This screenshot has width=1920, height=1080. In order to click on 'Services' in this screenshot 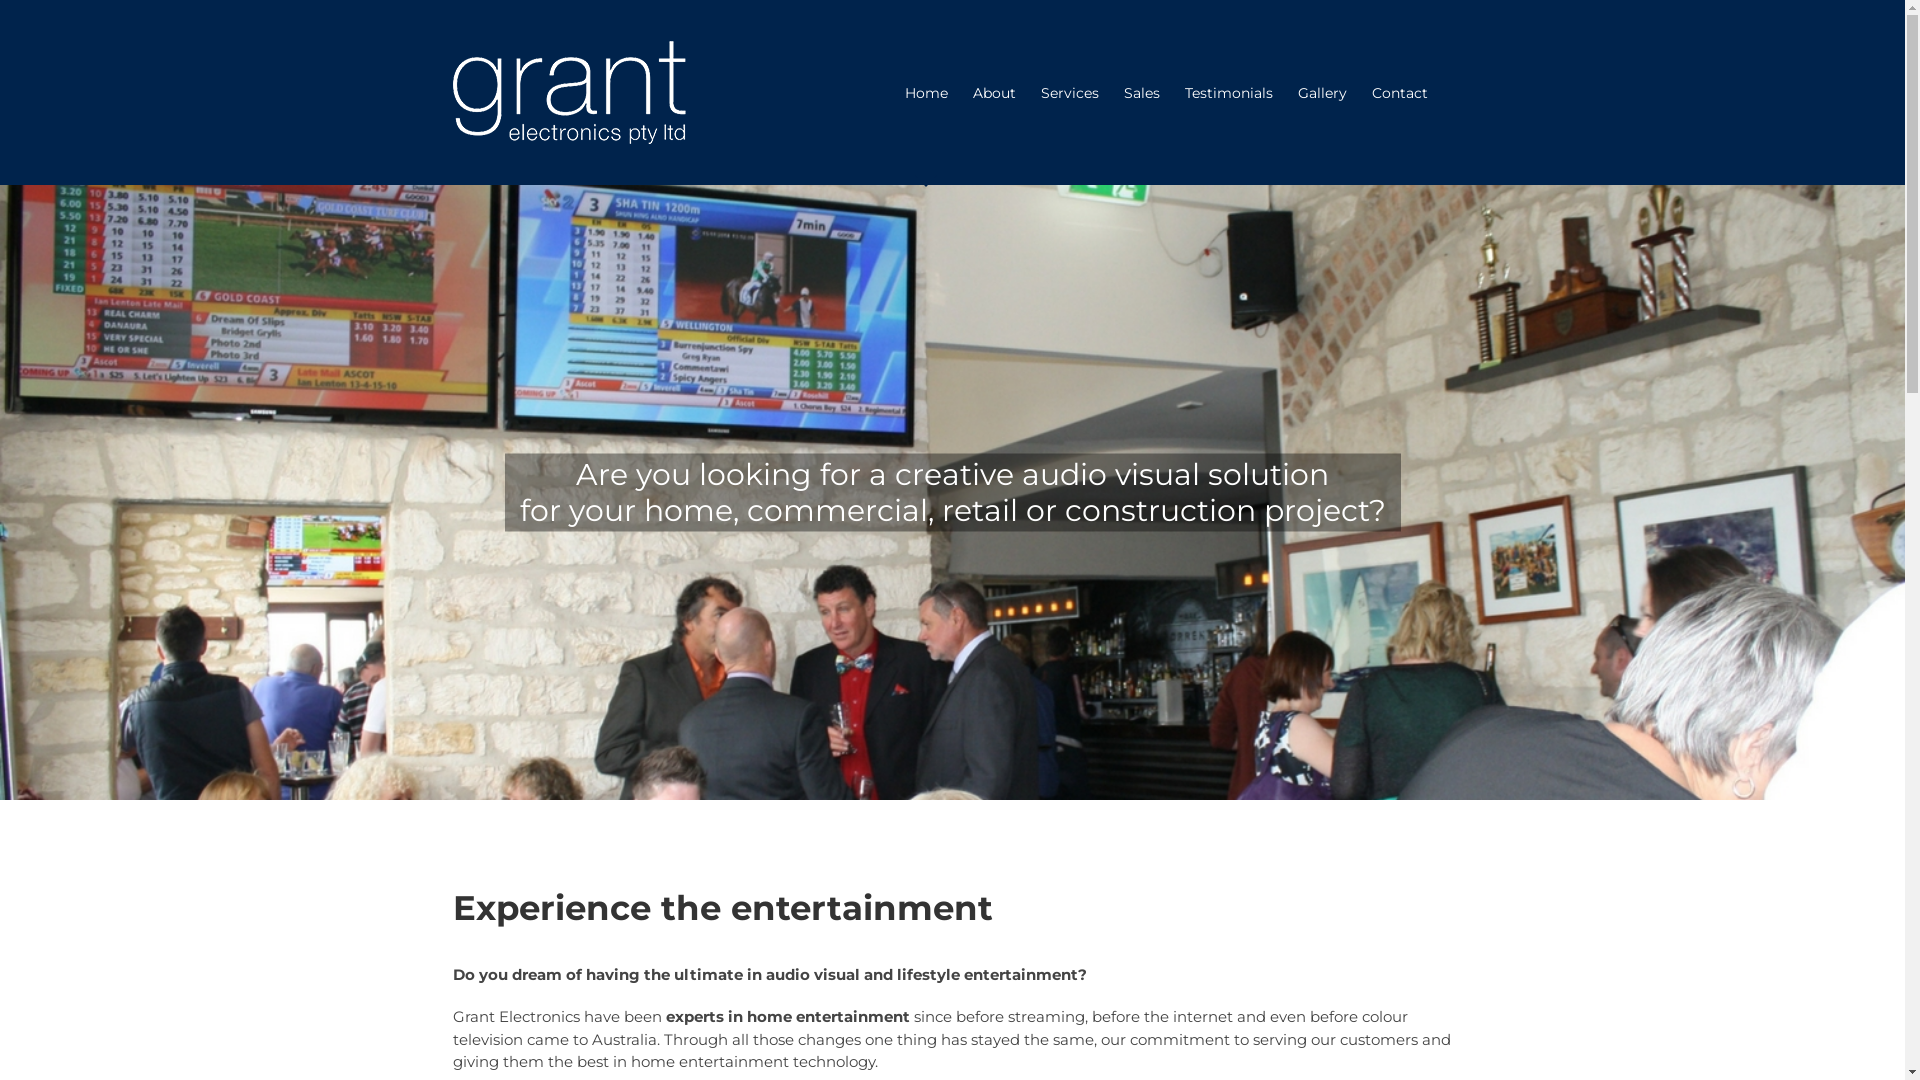, I will do `click(1068, 92)`.